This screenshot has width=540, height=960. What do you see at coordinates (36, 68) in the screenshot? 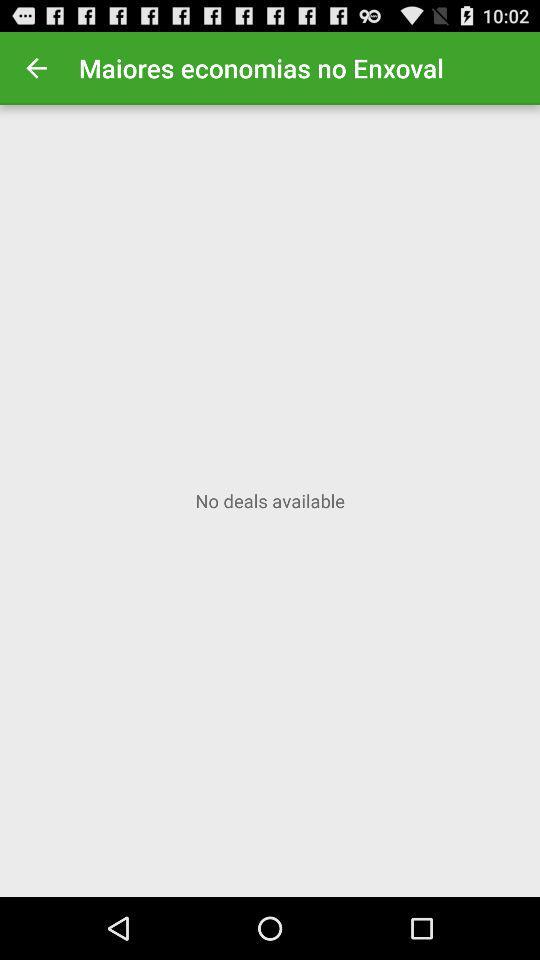
I see `icon at the top left corner` at bounding box center [36, 68].